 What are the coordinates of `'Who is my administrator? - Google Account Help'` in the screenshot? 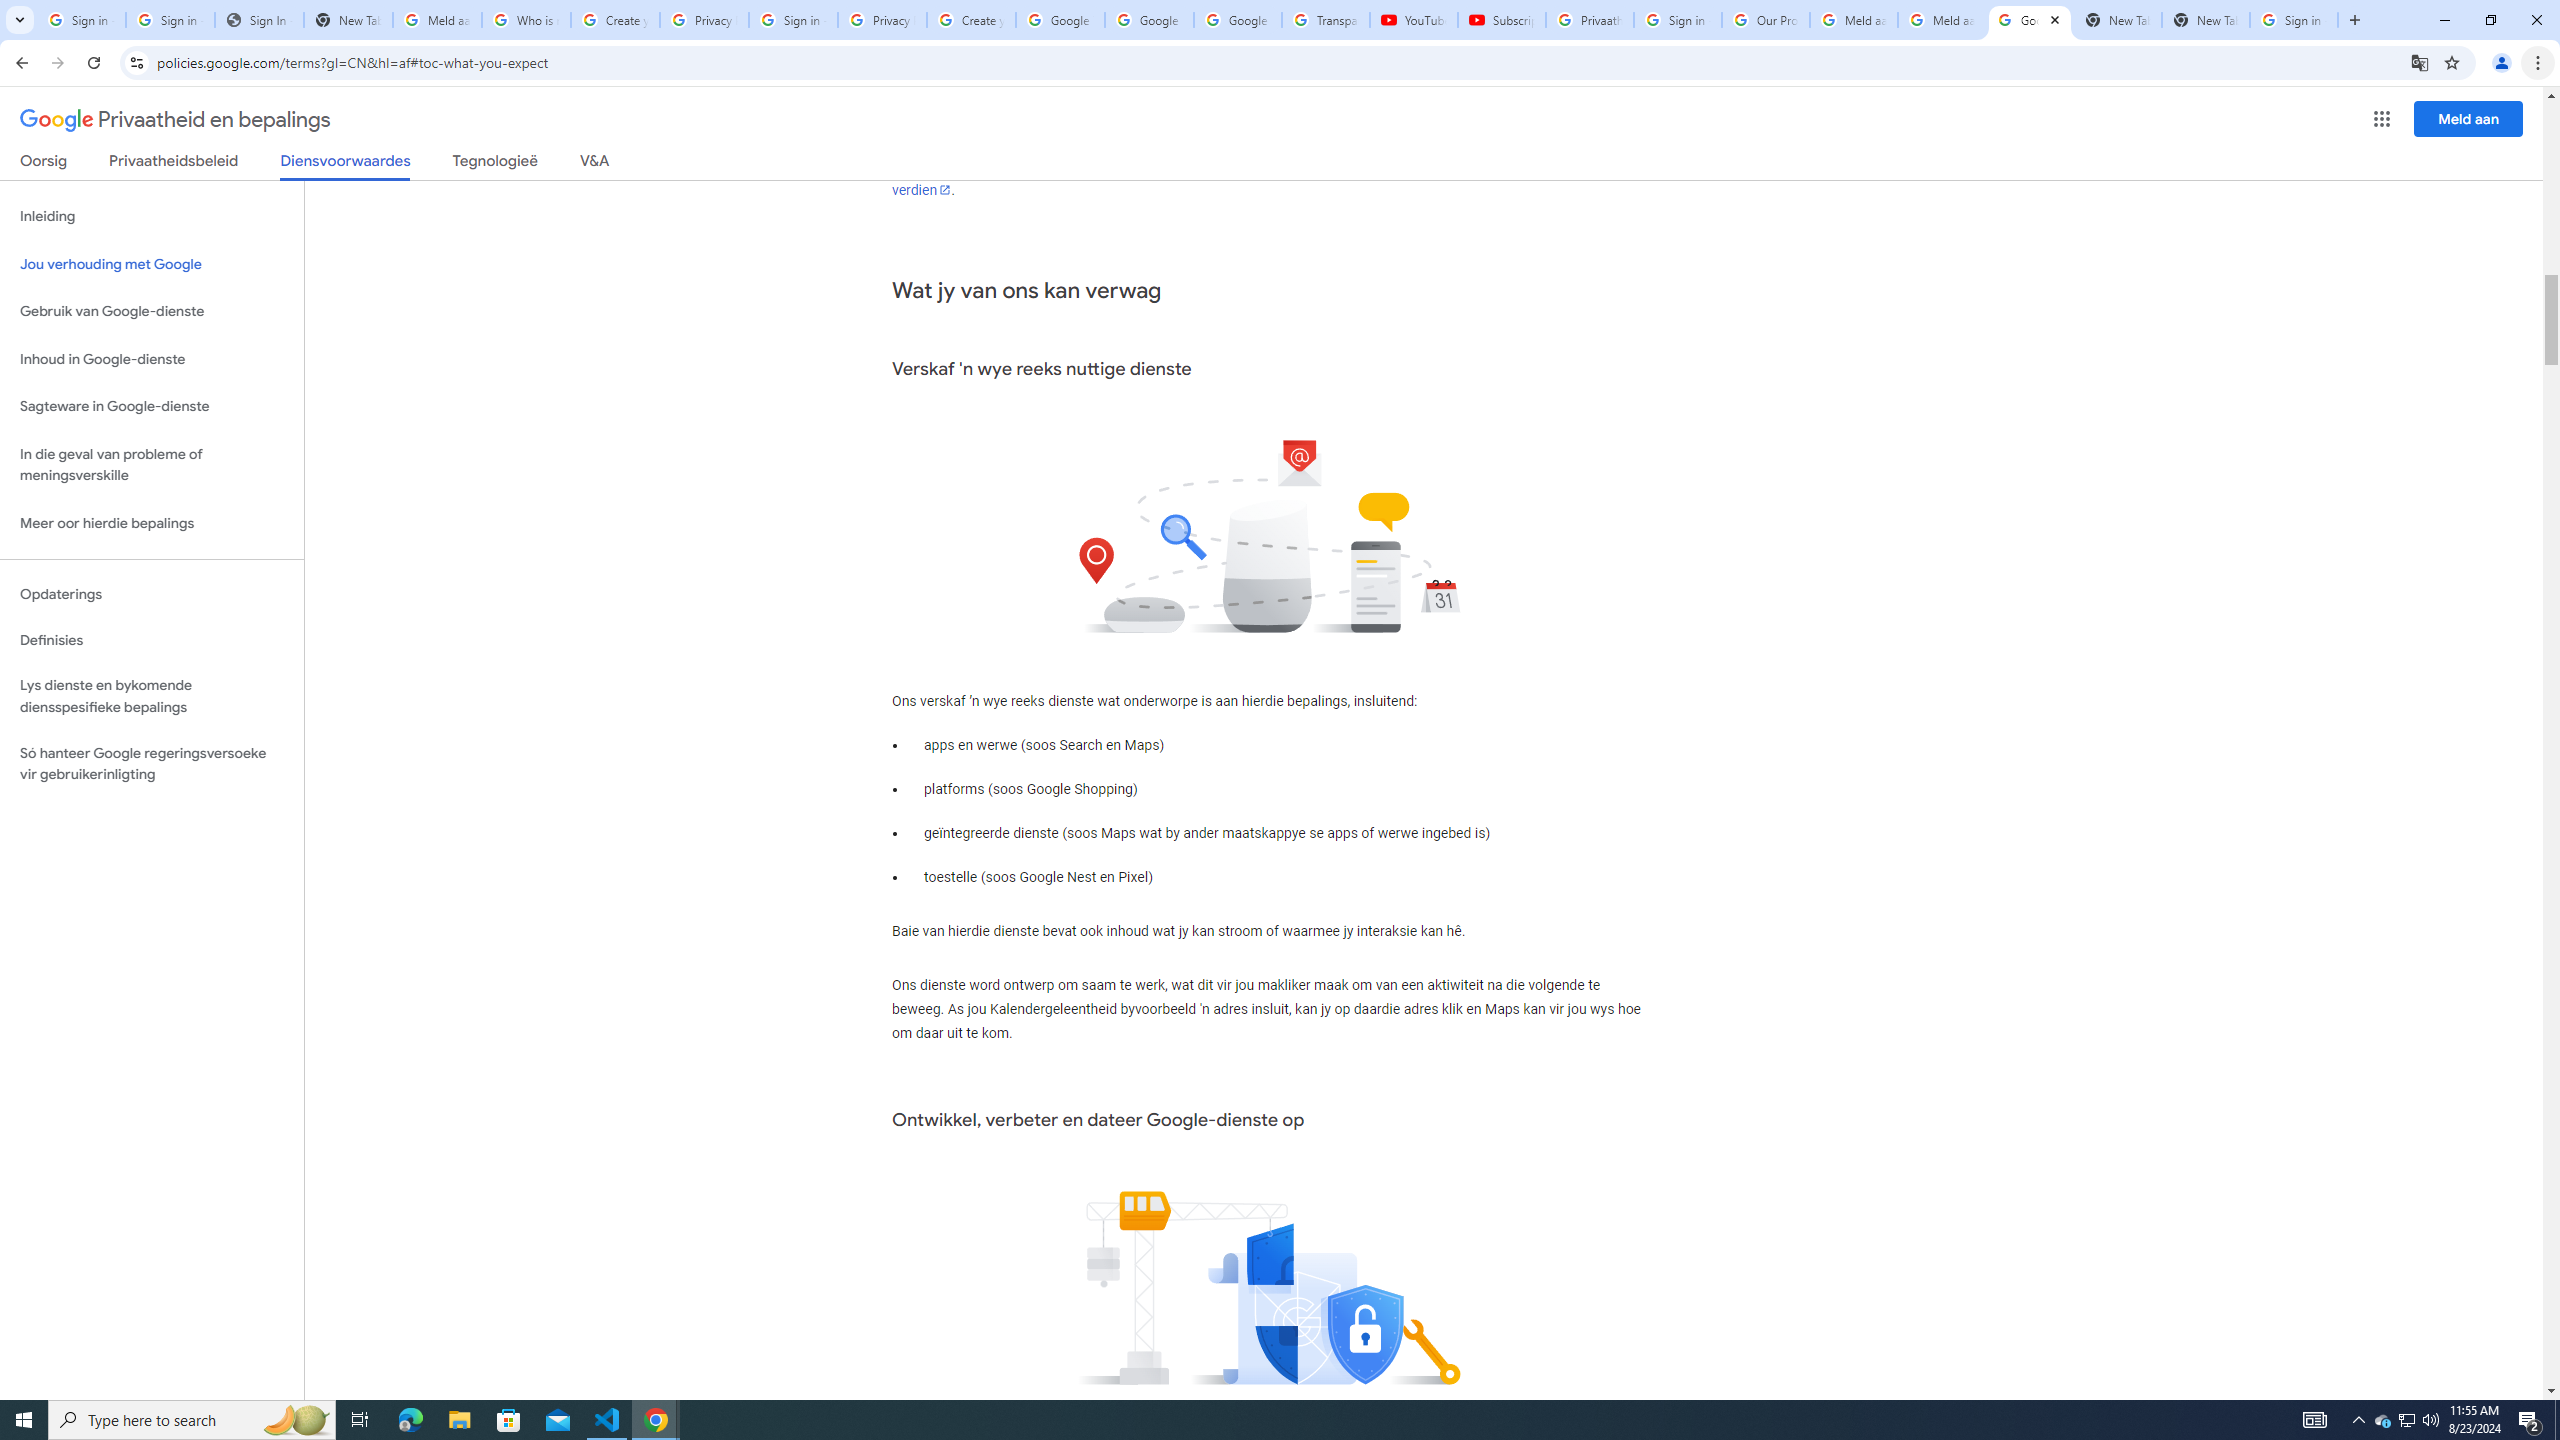 It's located at (526, 19).